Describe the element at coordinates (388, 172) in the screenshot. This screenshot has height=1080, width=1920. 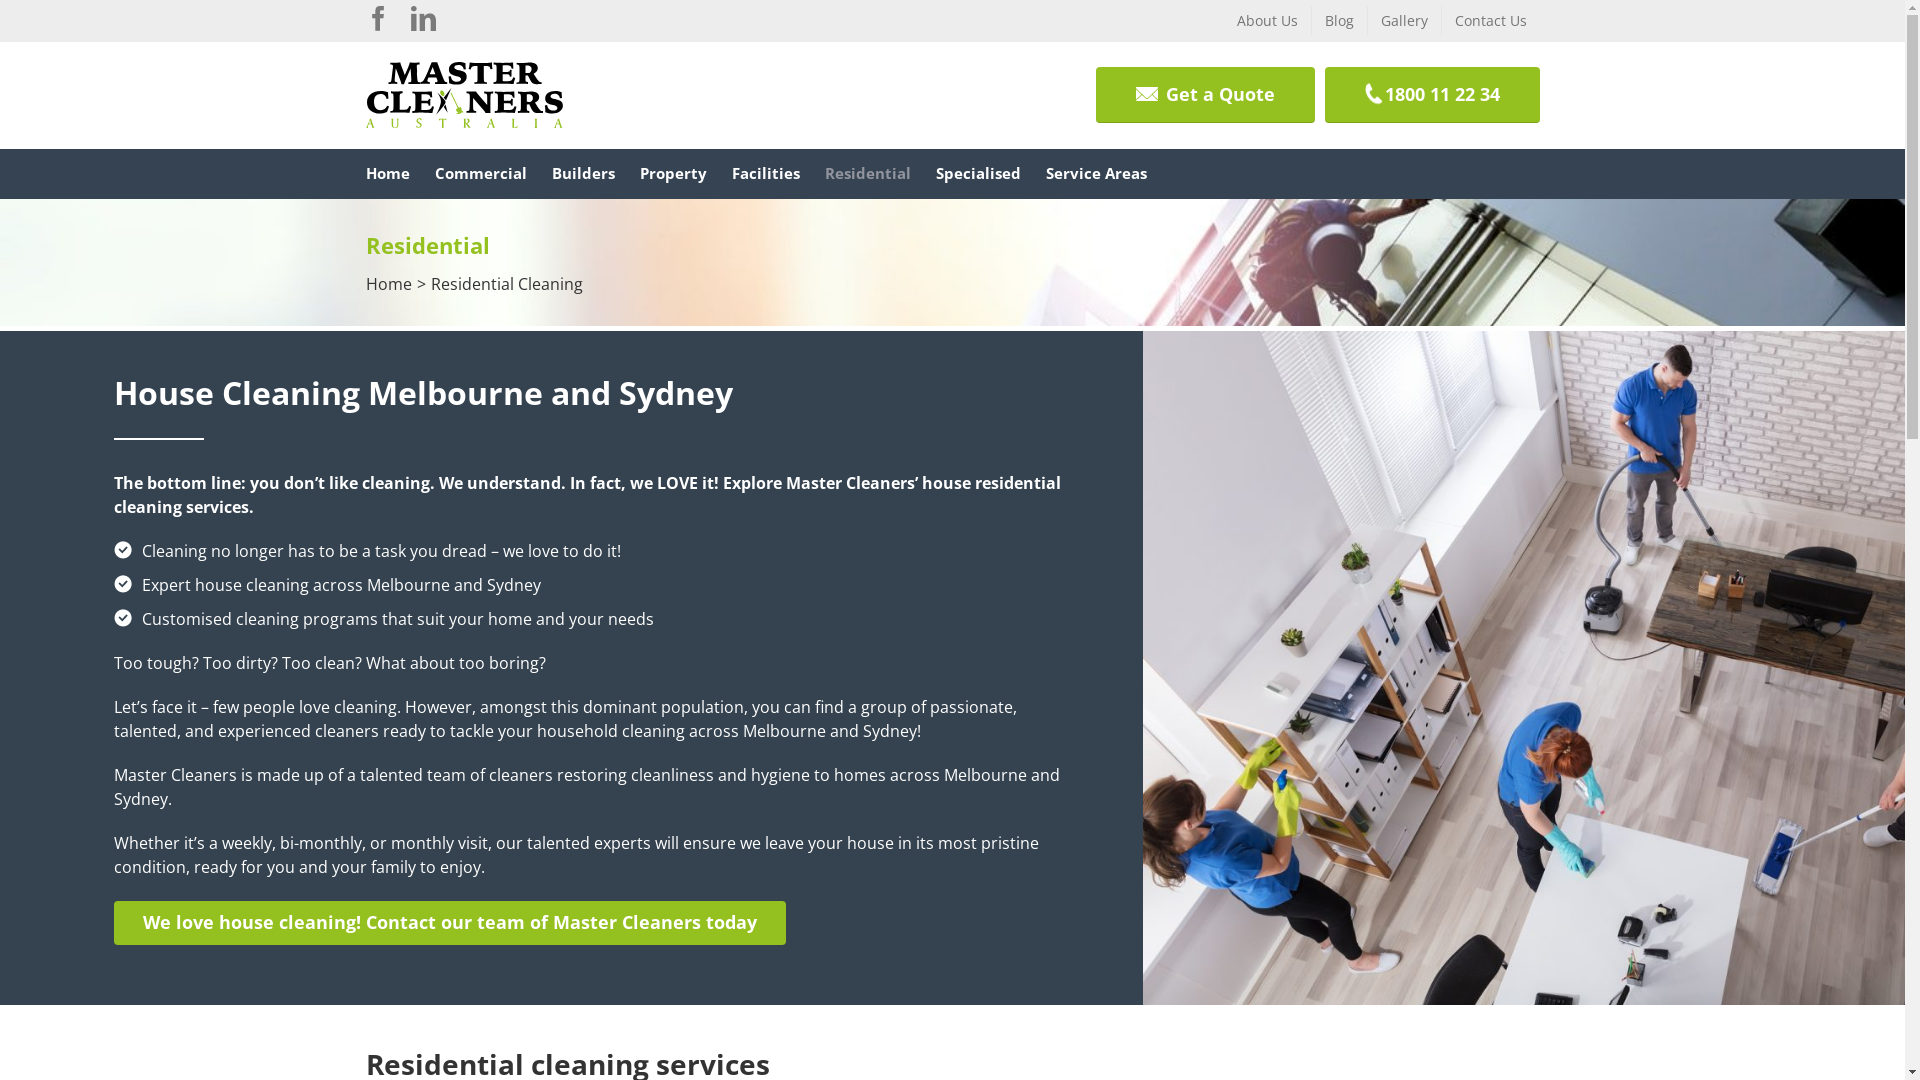
I see `'Home'` at that location.